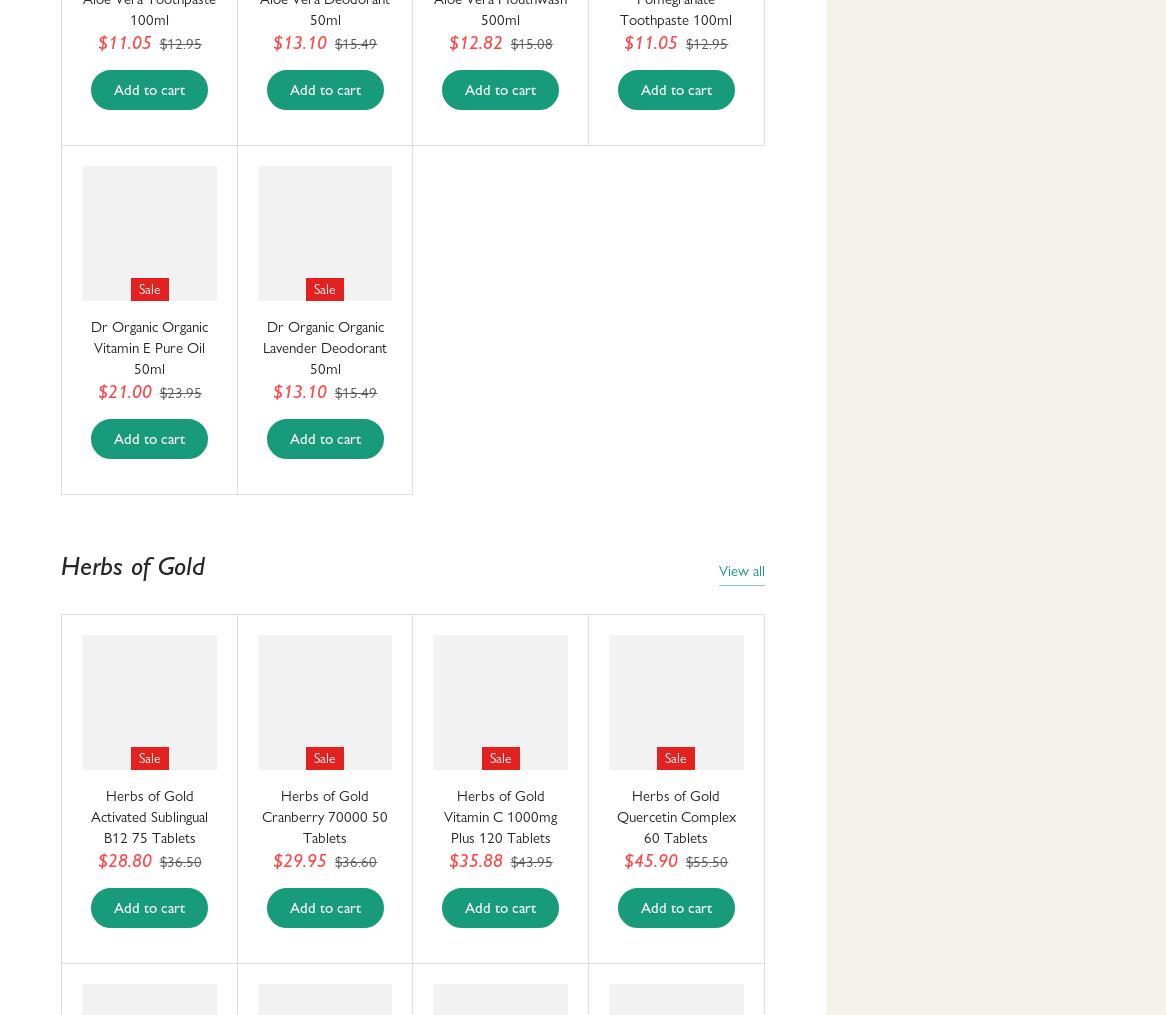 The height and width of the screenshot is (1015, 1166). I want to click on '$36.60', so click(355, 862).